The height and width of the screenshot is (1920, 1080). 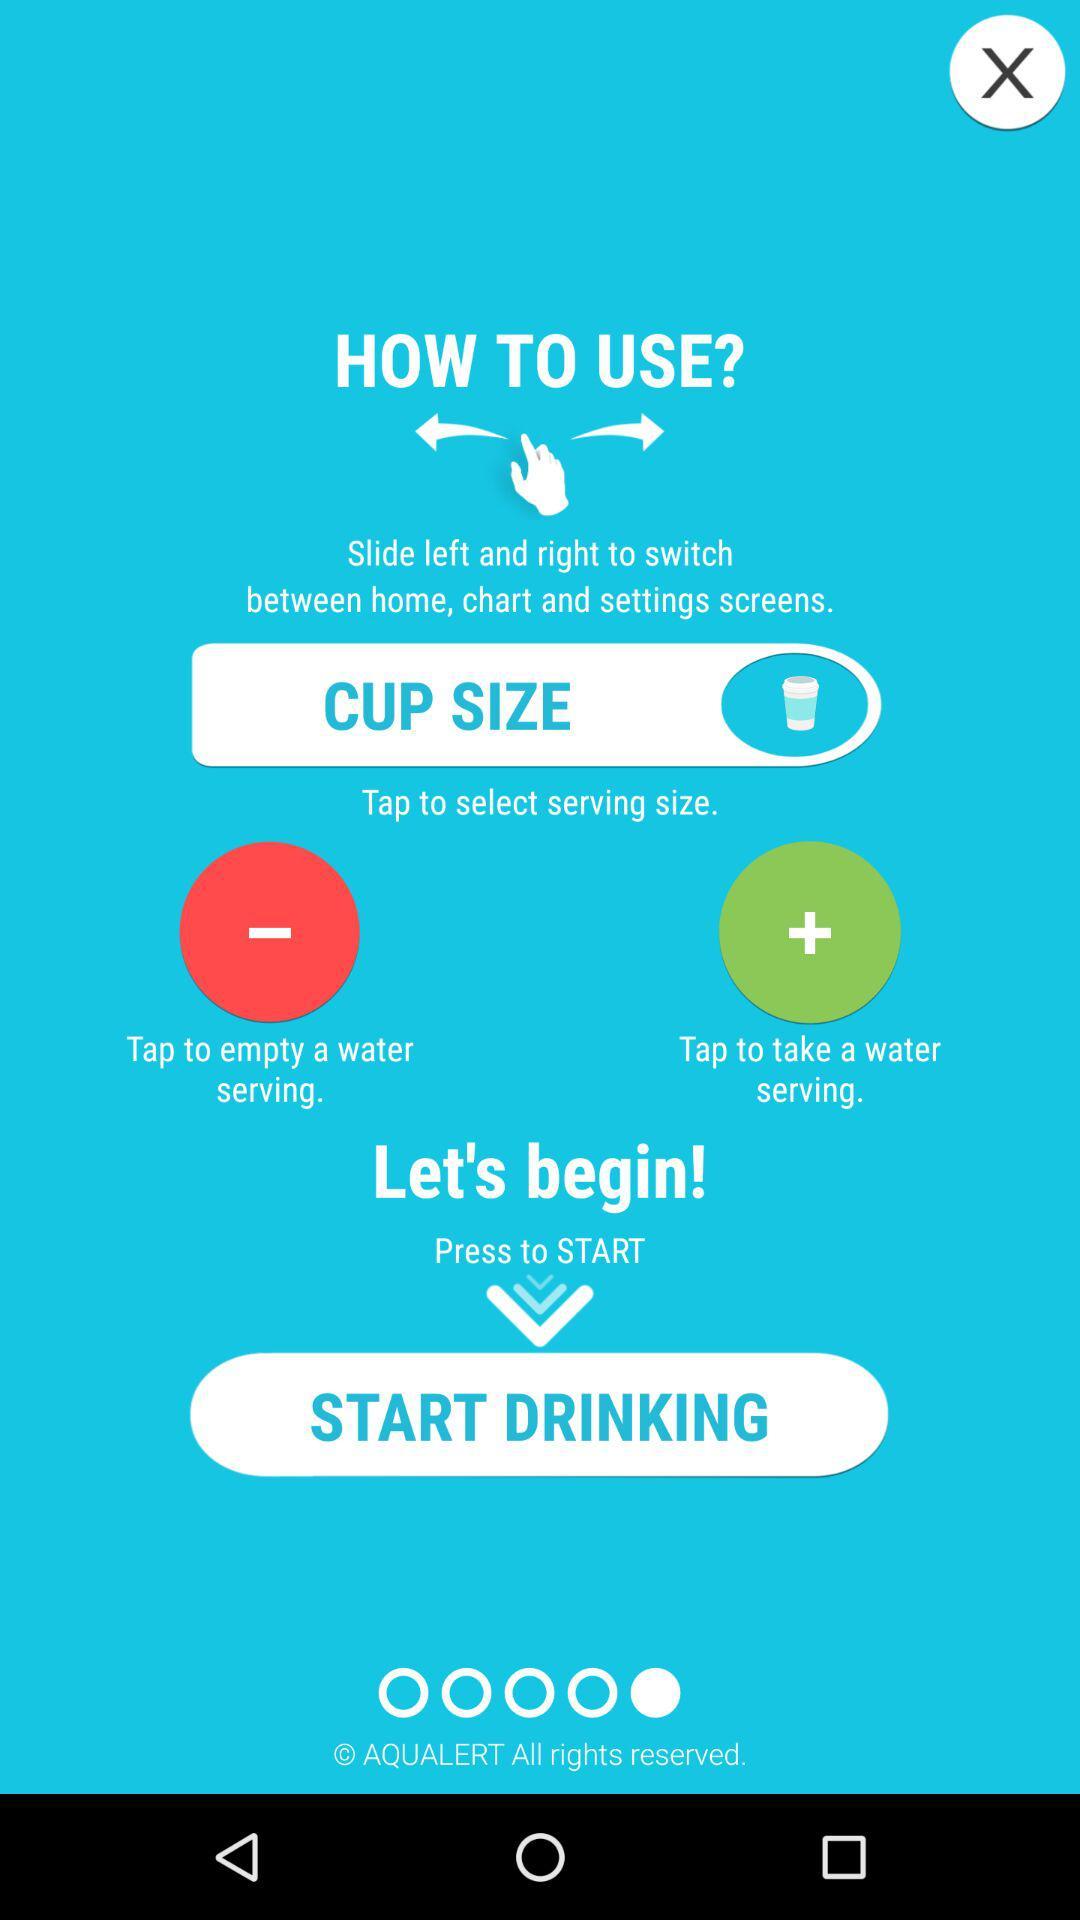 What do you see at coordinates (268, 931) in the screenshot?
I see `the app to the left of tap to take icon` at bounding box center [268, 931].